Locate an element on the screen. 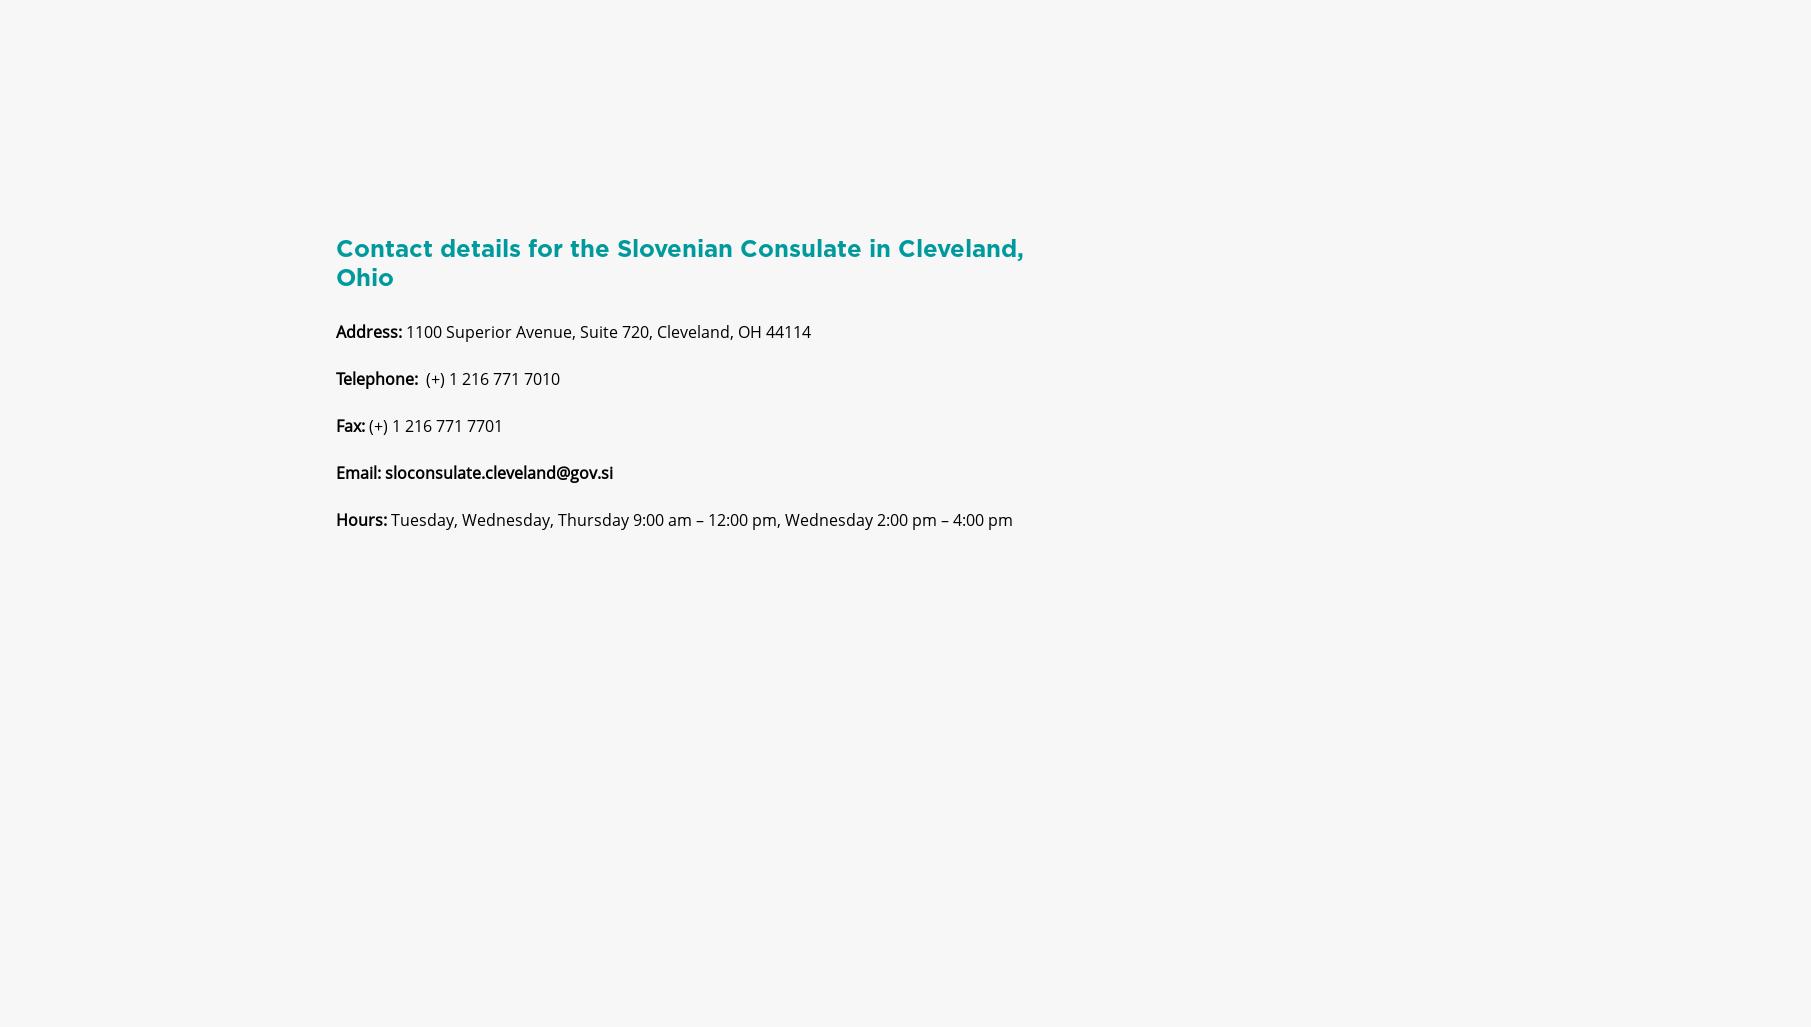 The height and width of the screenshot is (1027, 1811). 'Address:' is located at coordinates (368, 348).